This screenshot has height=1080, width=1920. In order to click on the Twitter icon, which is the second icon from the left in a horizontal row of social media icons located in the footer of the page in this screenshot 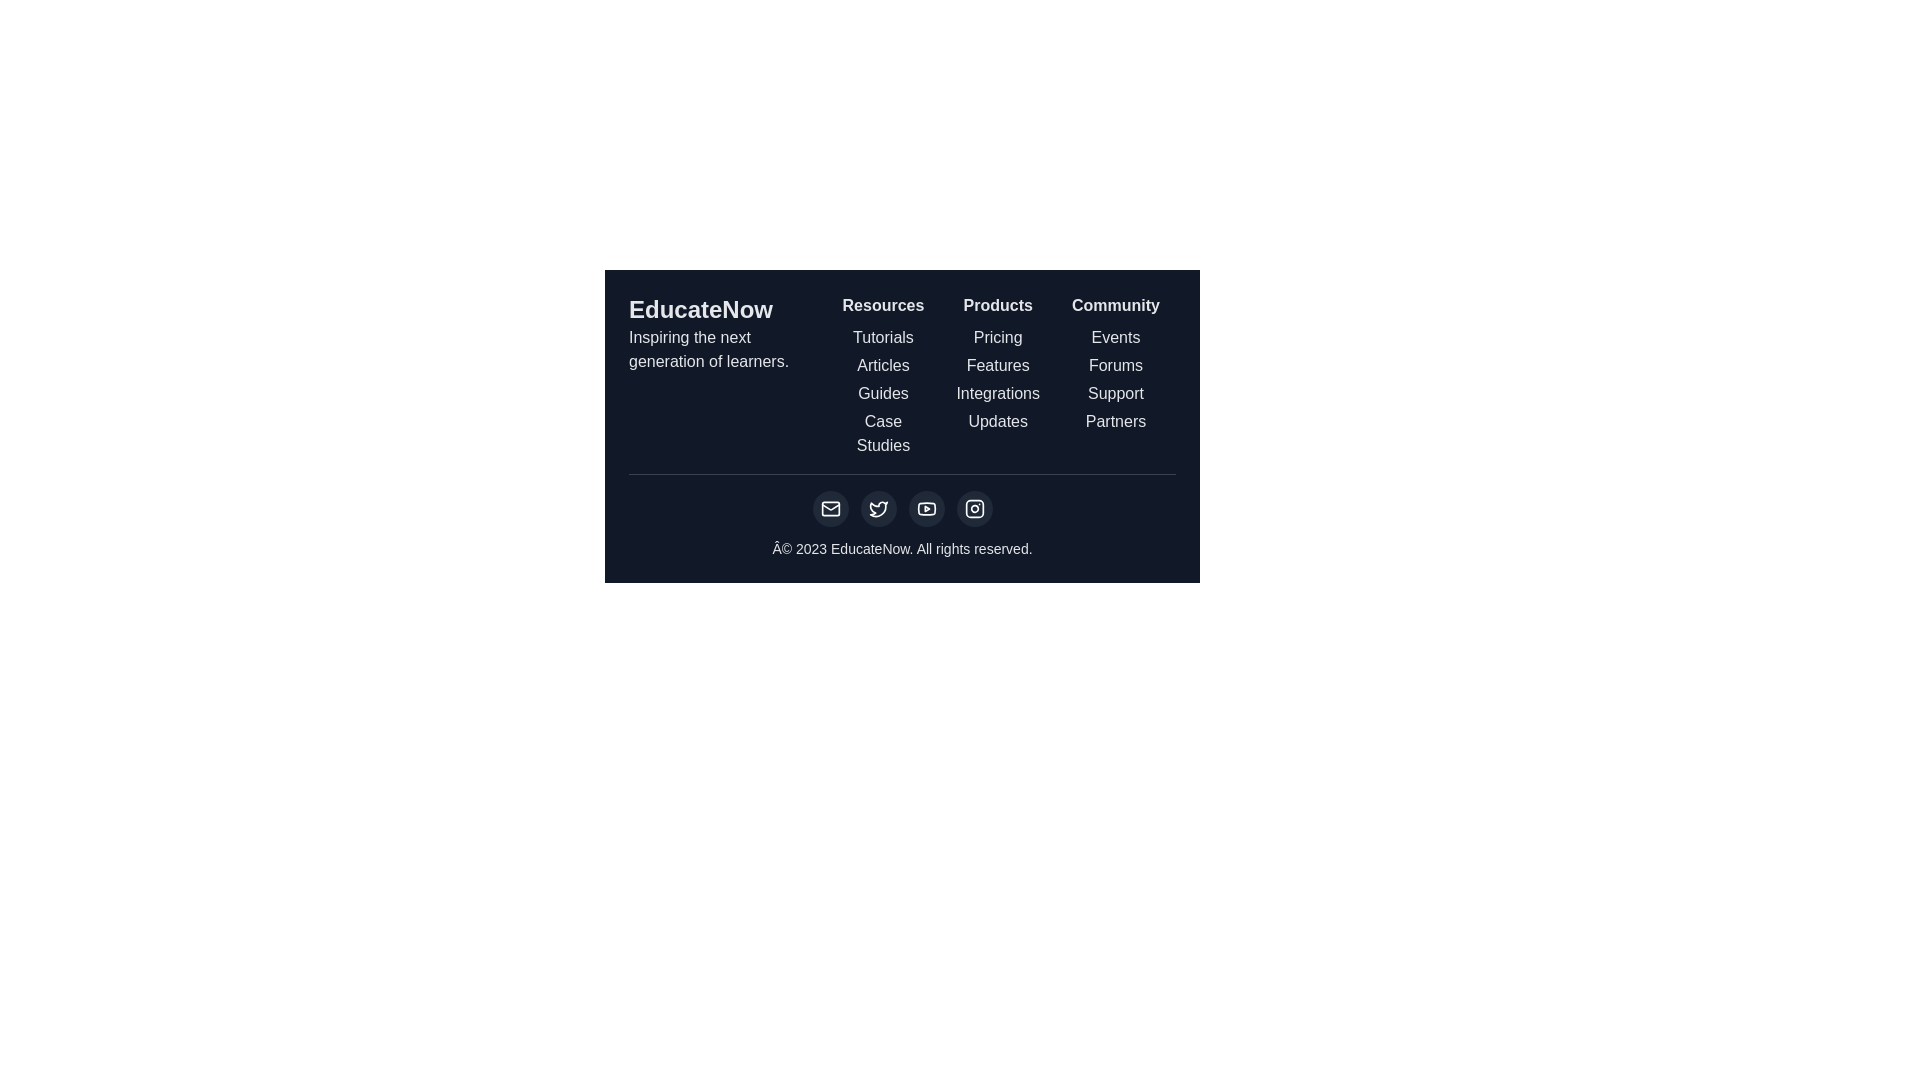, I will do `click(878, 508)`.